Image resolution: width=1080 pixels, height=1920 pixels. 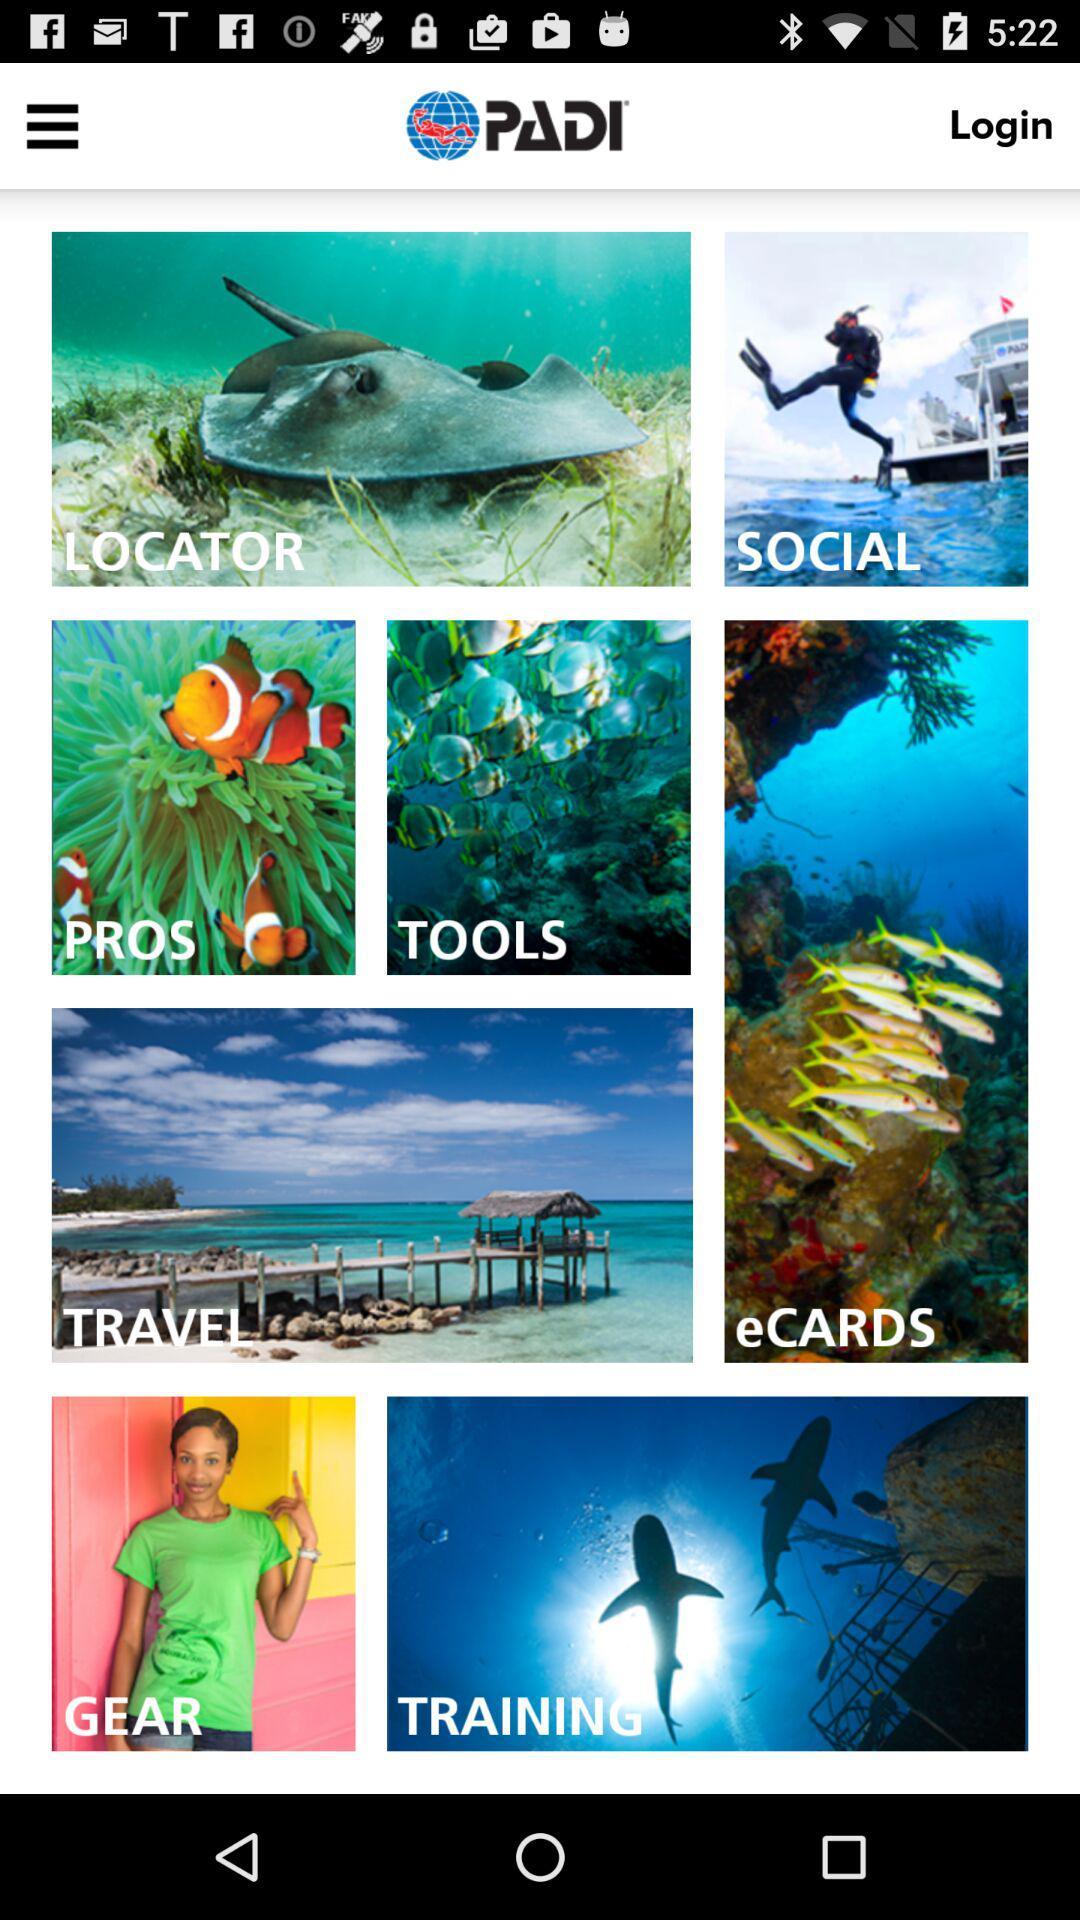 I want to click on tools, so click(x=537, y=796).